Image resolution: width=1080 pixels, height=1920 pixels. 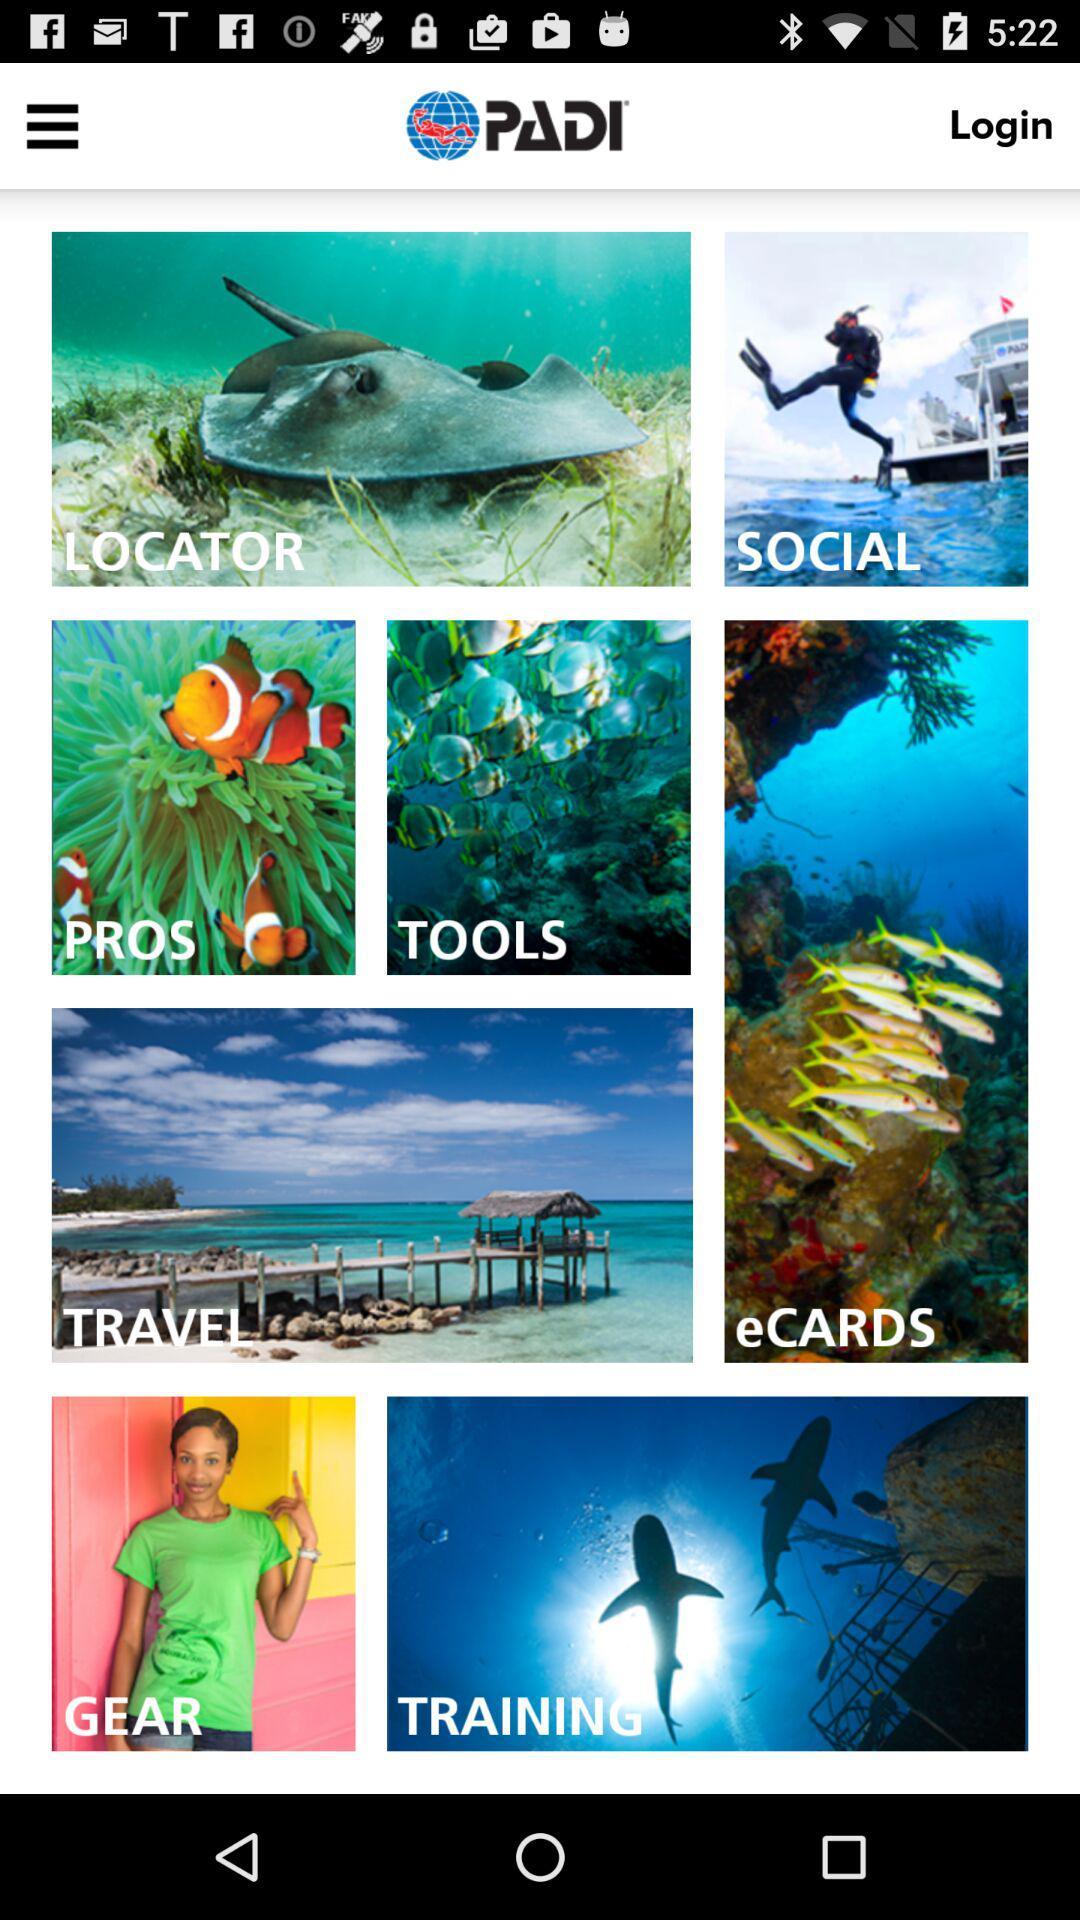 I want to click on tools, so click(x=537, y=796).